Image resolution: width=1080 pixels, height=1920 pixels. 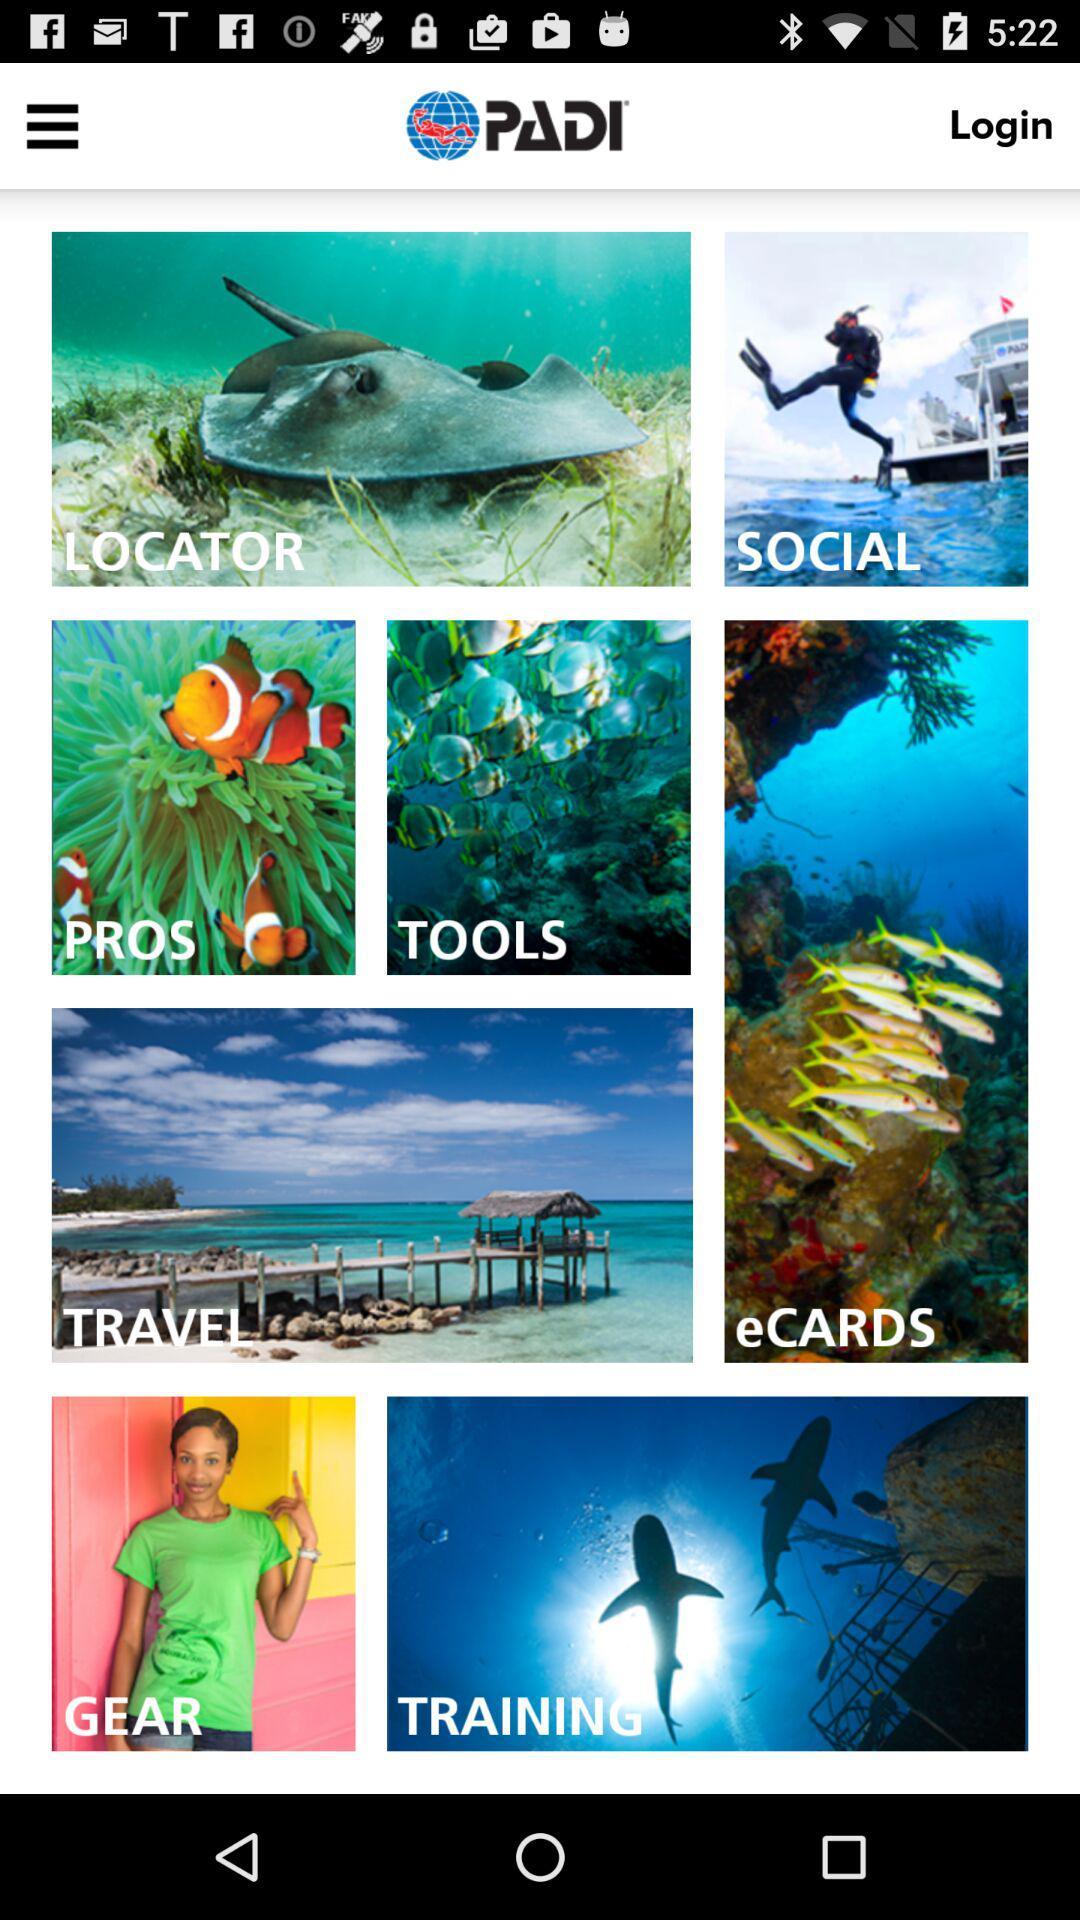 I want to click on tools, so click(x=537, y=796).